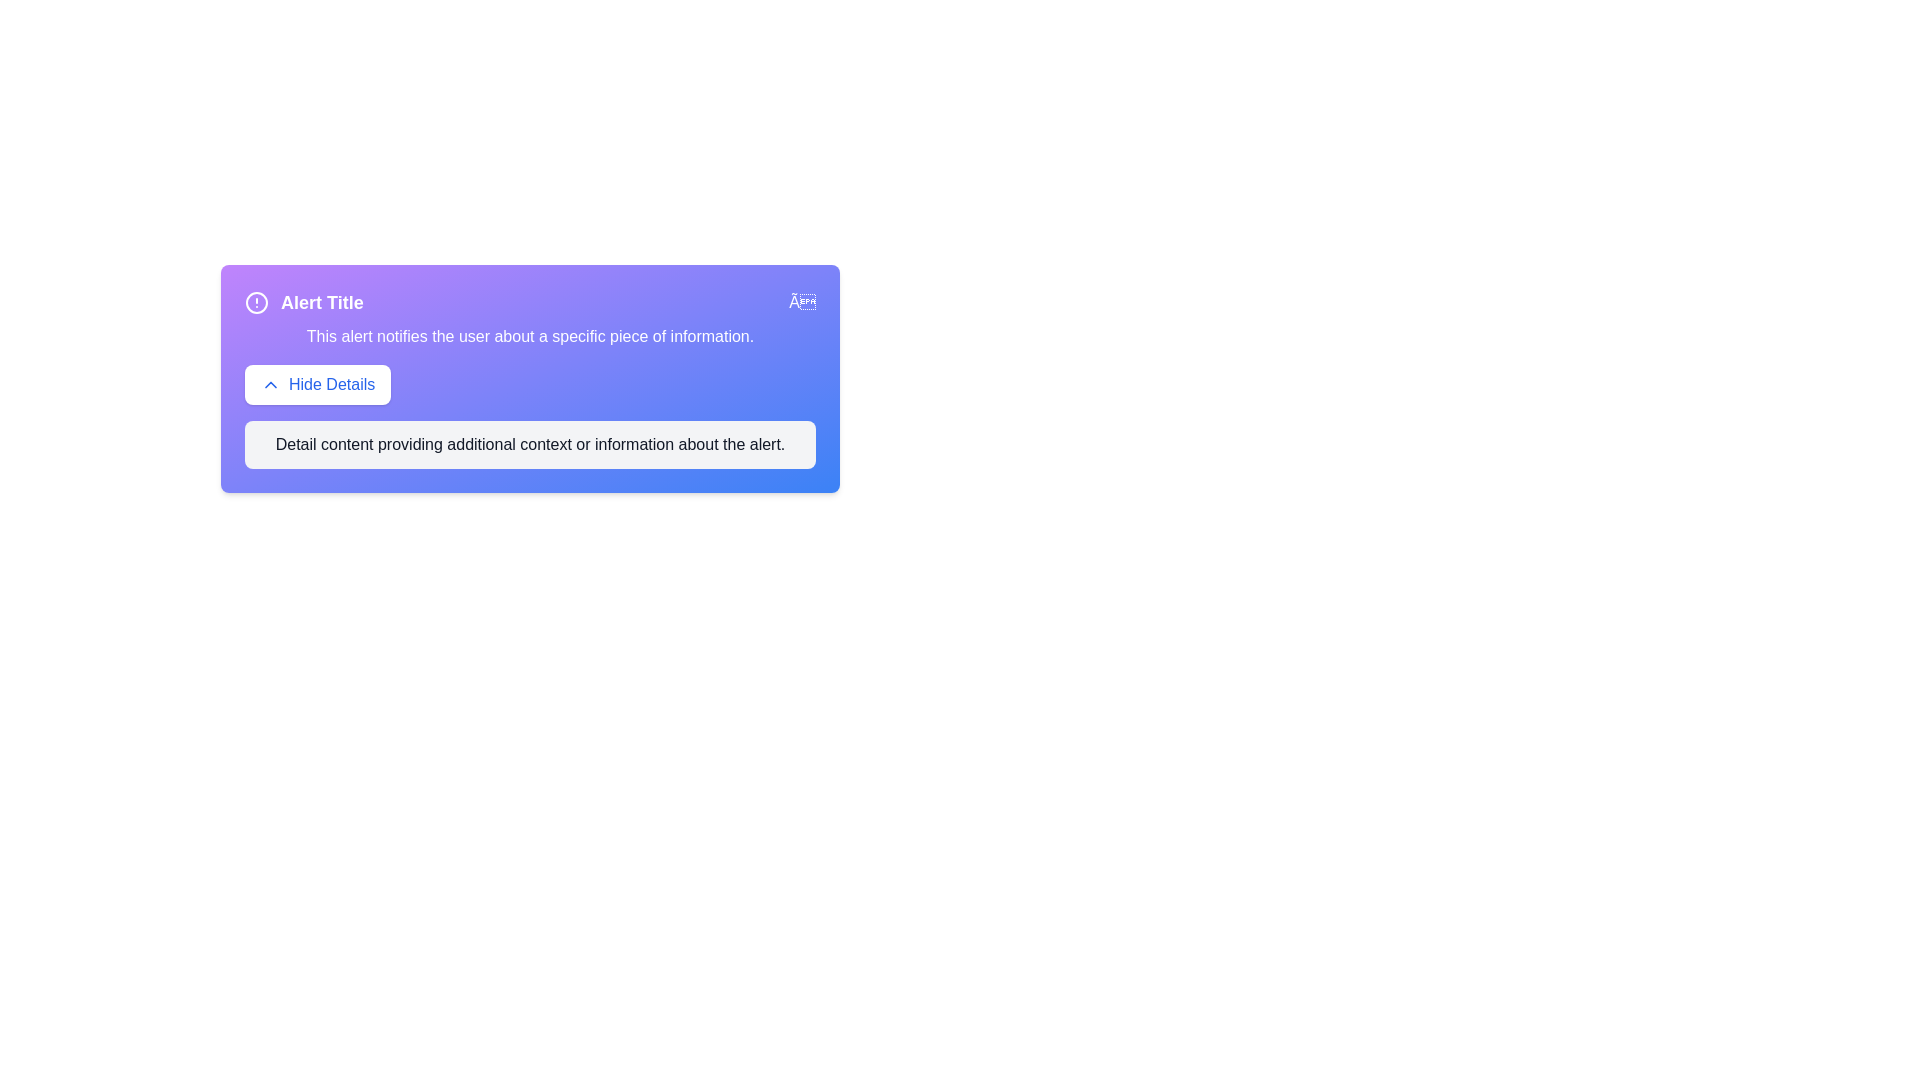 This screenshot has width=1920, height=1080. I want to click on the close button to dismiss the notification panel, so click(802, 303).